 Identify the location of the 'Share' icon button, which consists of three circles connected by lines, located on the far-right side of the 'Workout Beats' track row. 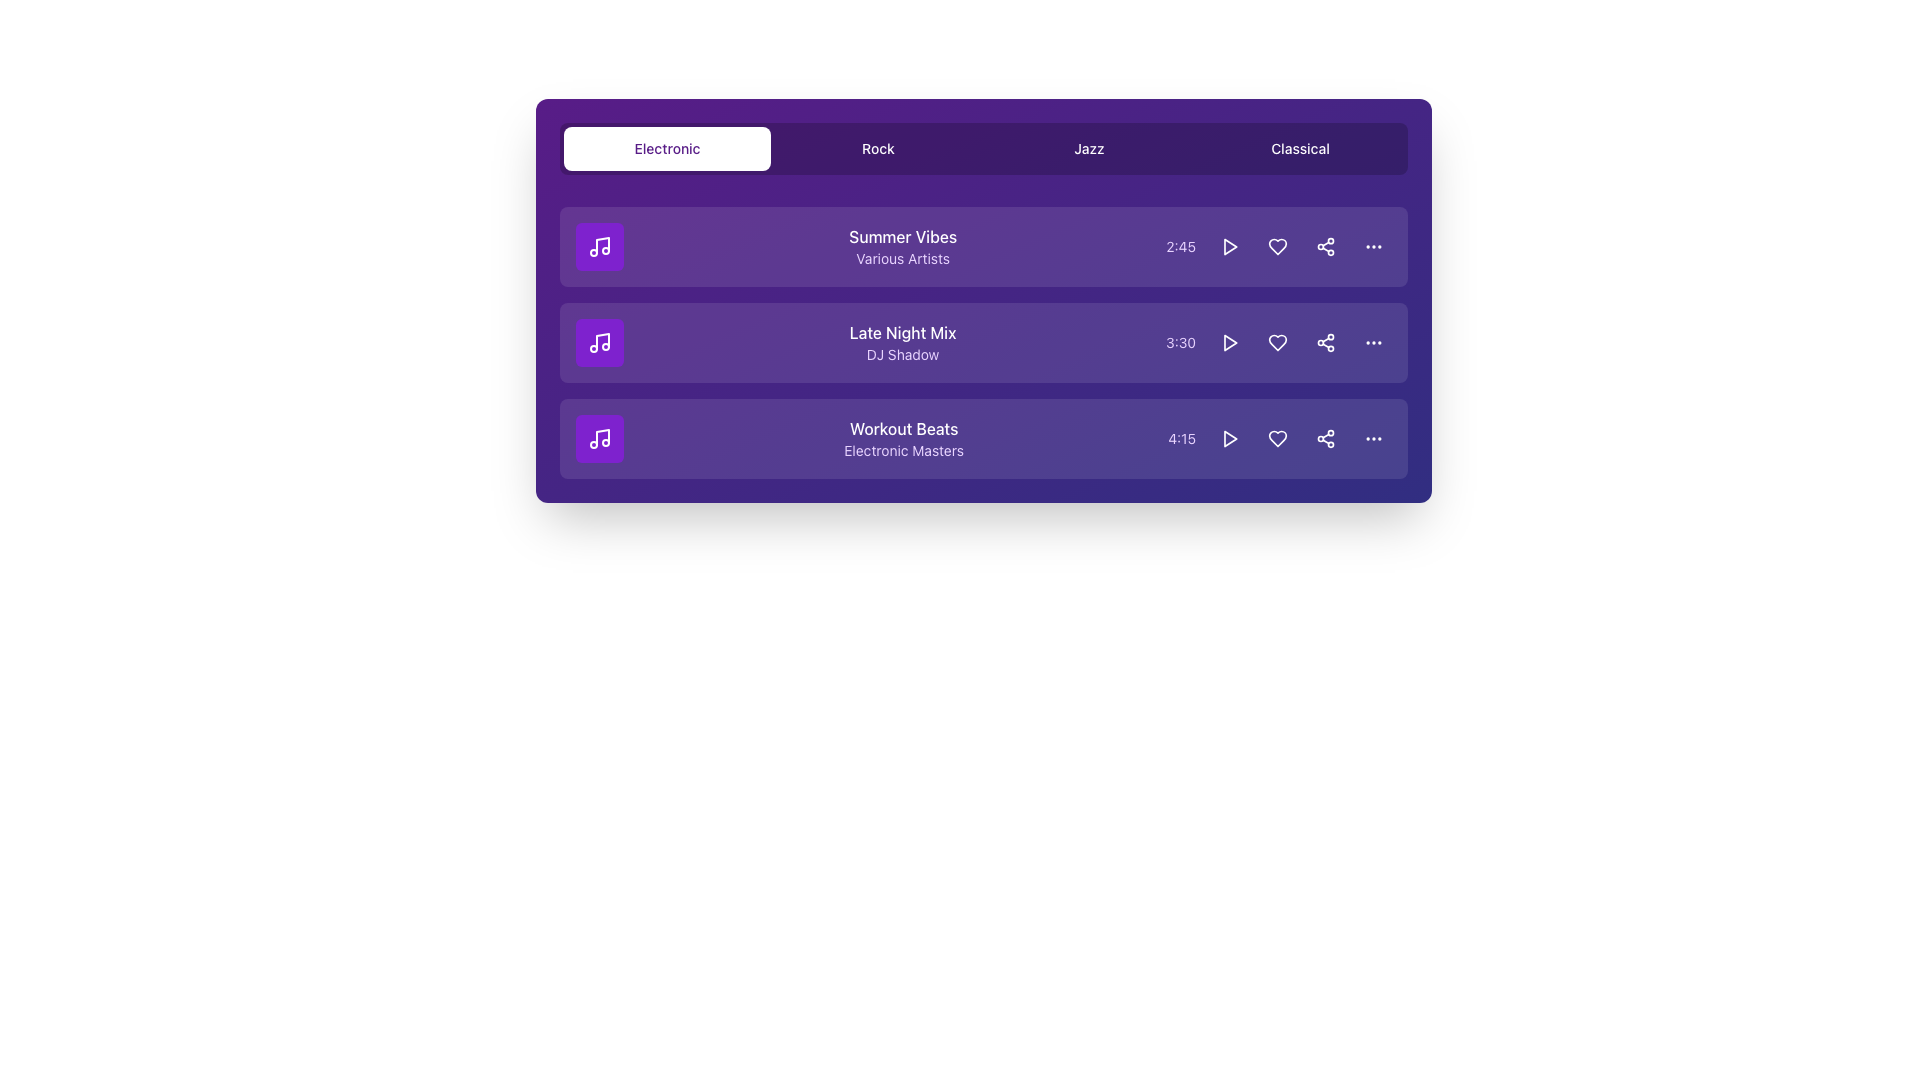
(1325, 438).